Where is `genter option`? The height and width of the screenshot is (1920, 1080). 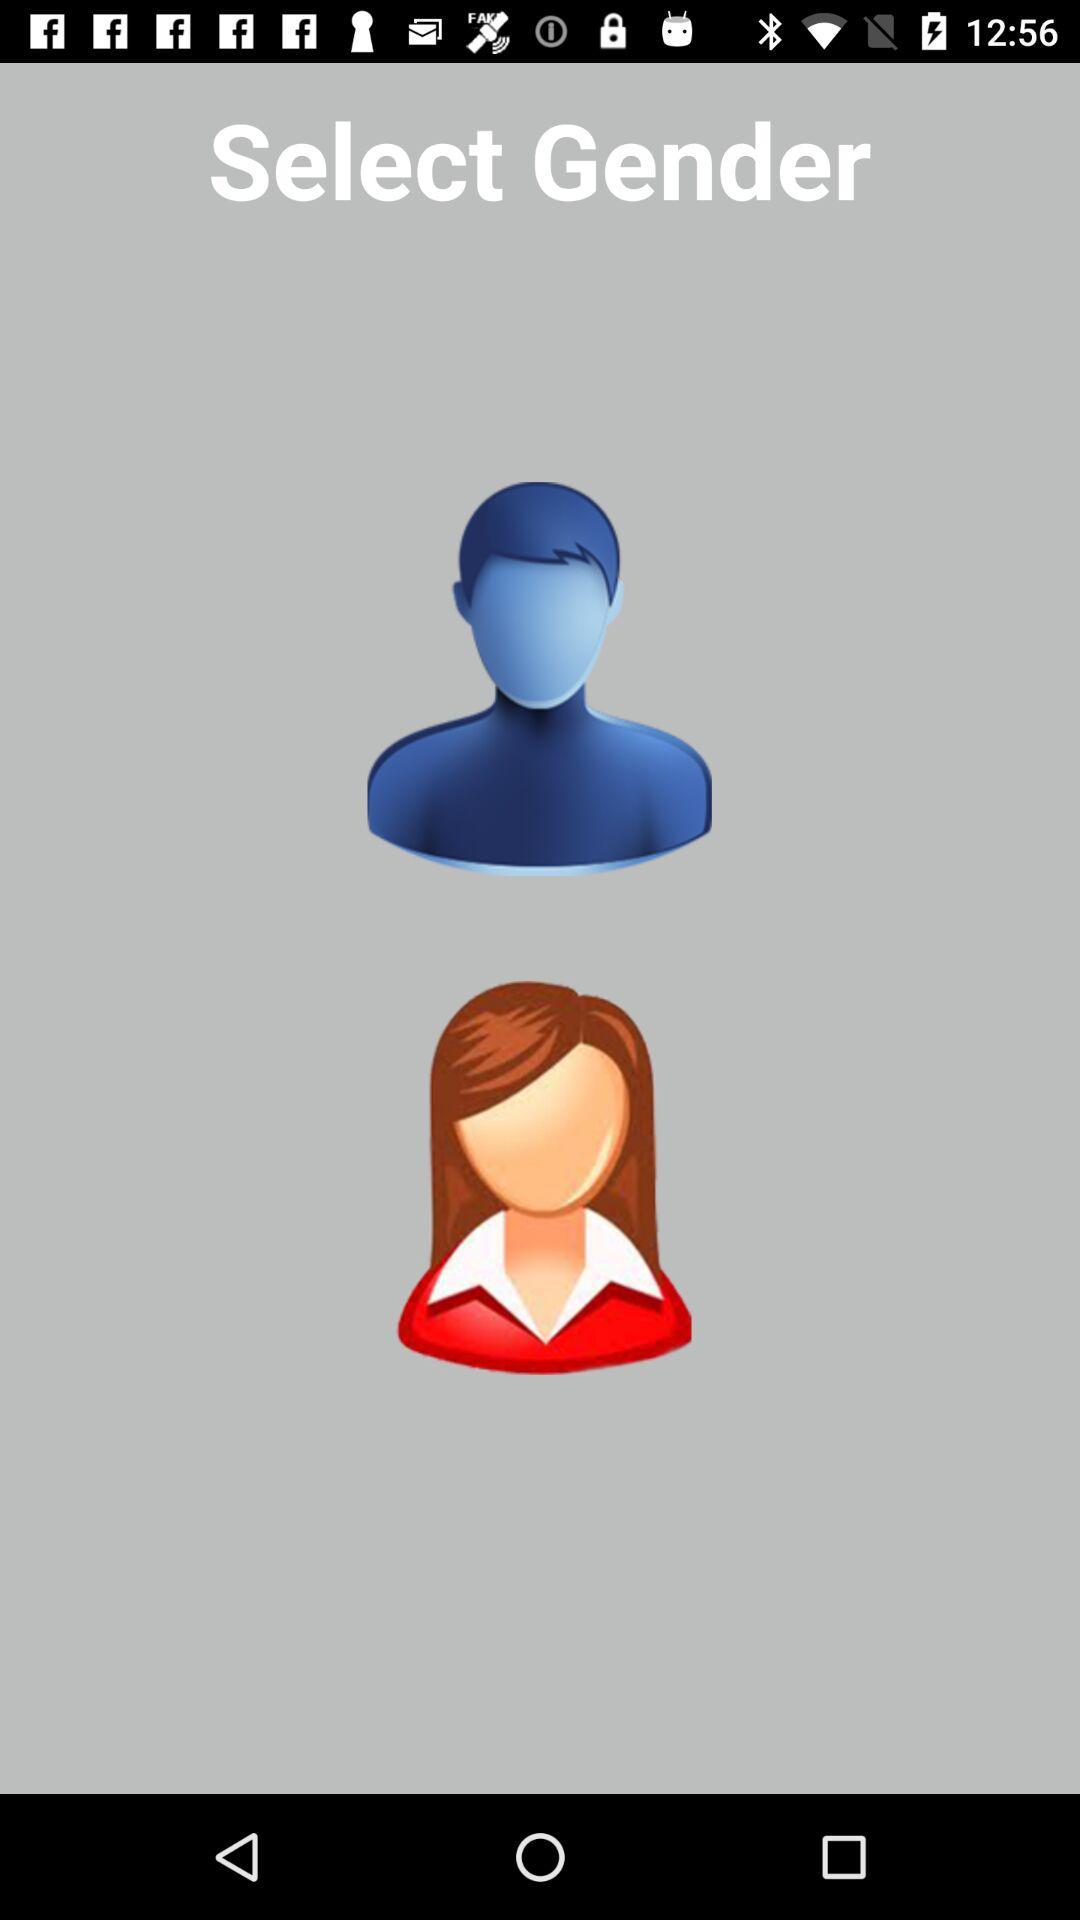 genter option is located at coordinates (538, 679).